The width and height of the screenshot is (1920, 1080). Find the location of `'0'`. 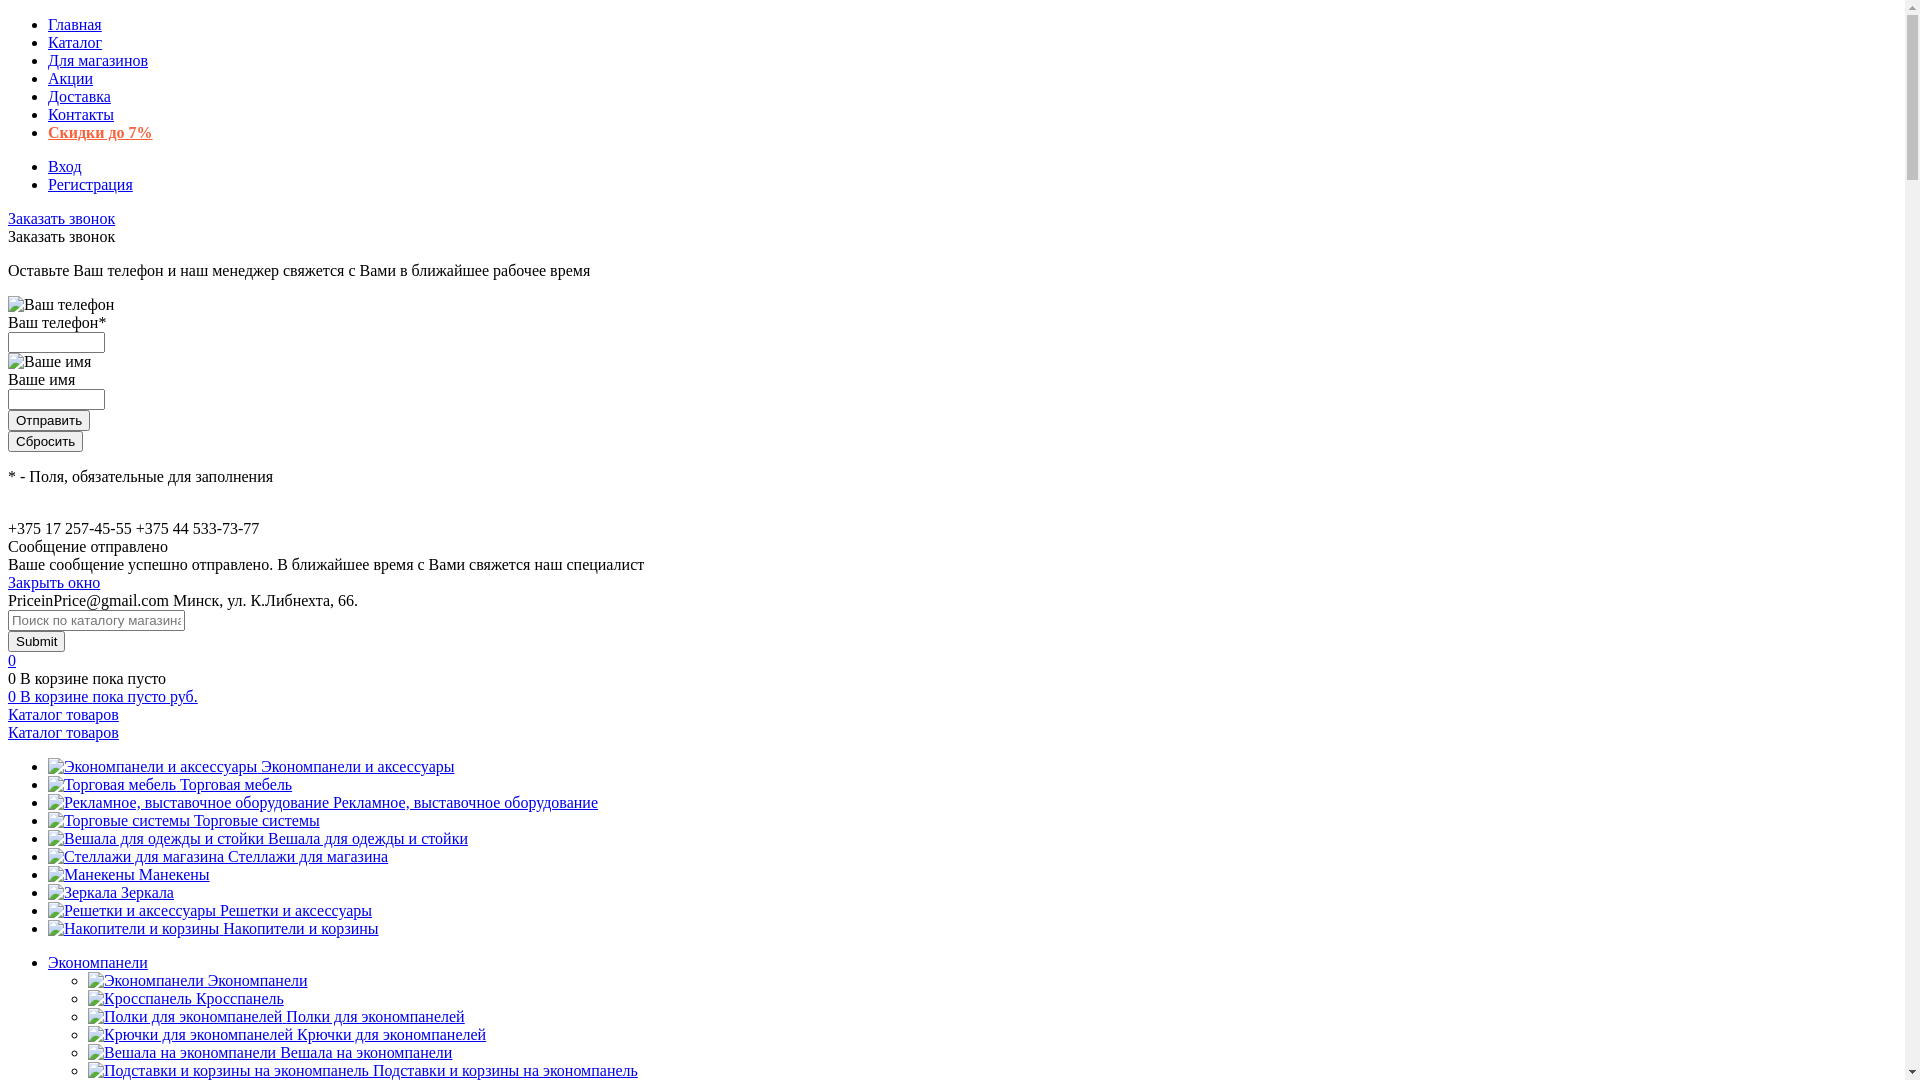

'0' is located at coordinates (14, 677).